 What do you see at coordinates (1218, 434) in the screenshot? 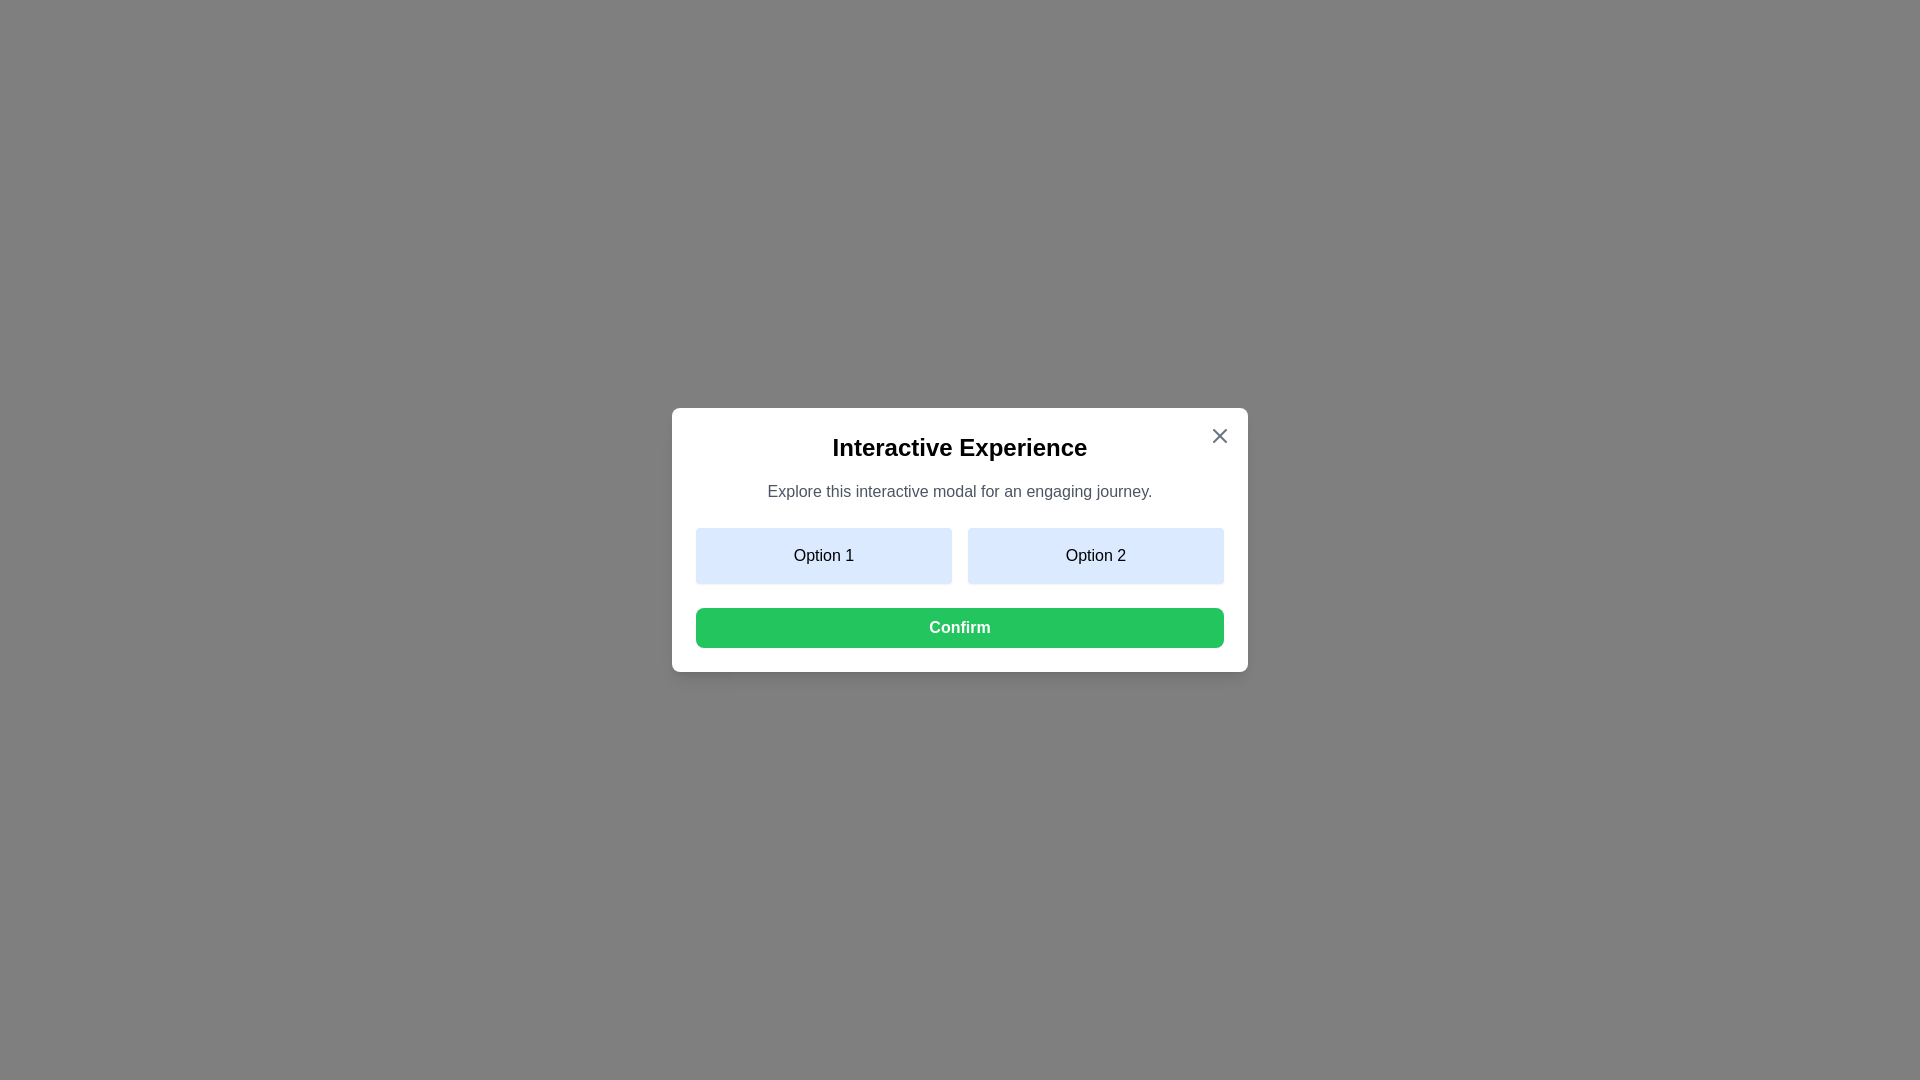
I see `the close button icon located in the top-right corner of the modal dialog` at bounding box center [1218, 434].